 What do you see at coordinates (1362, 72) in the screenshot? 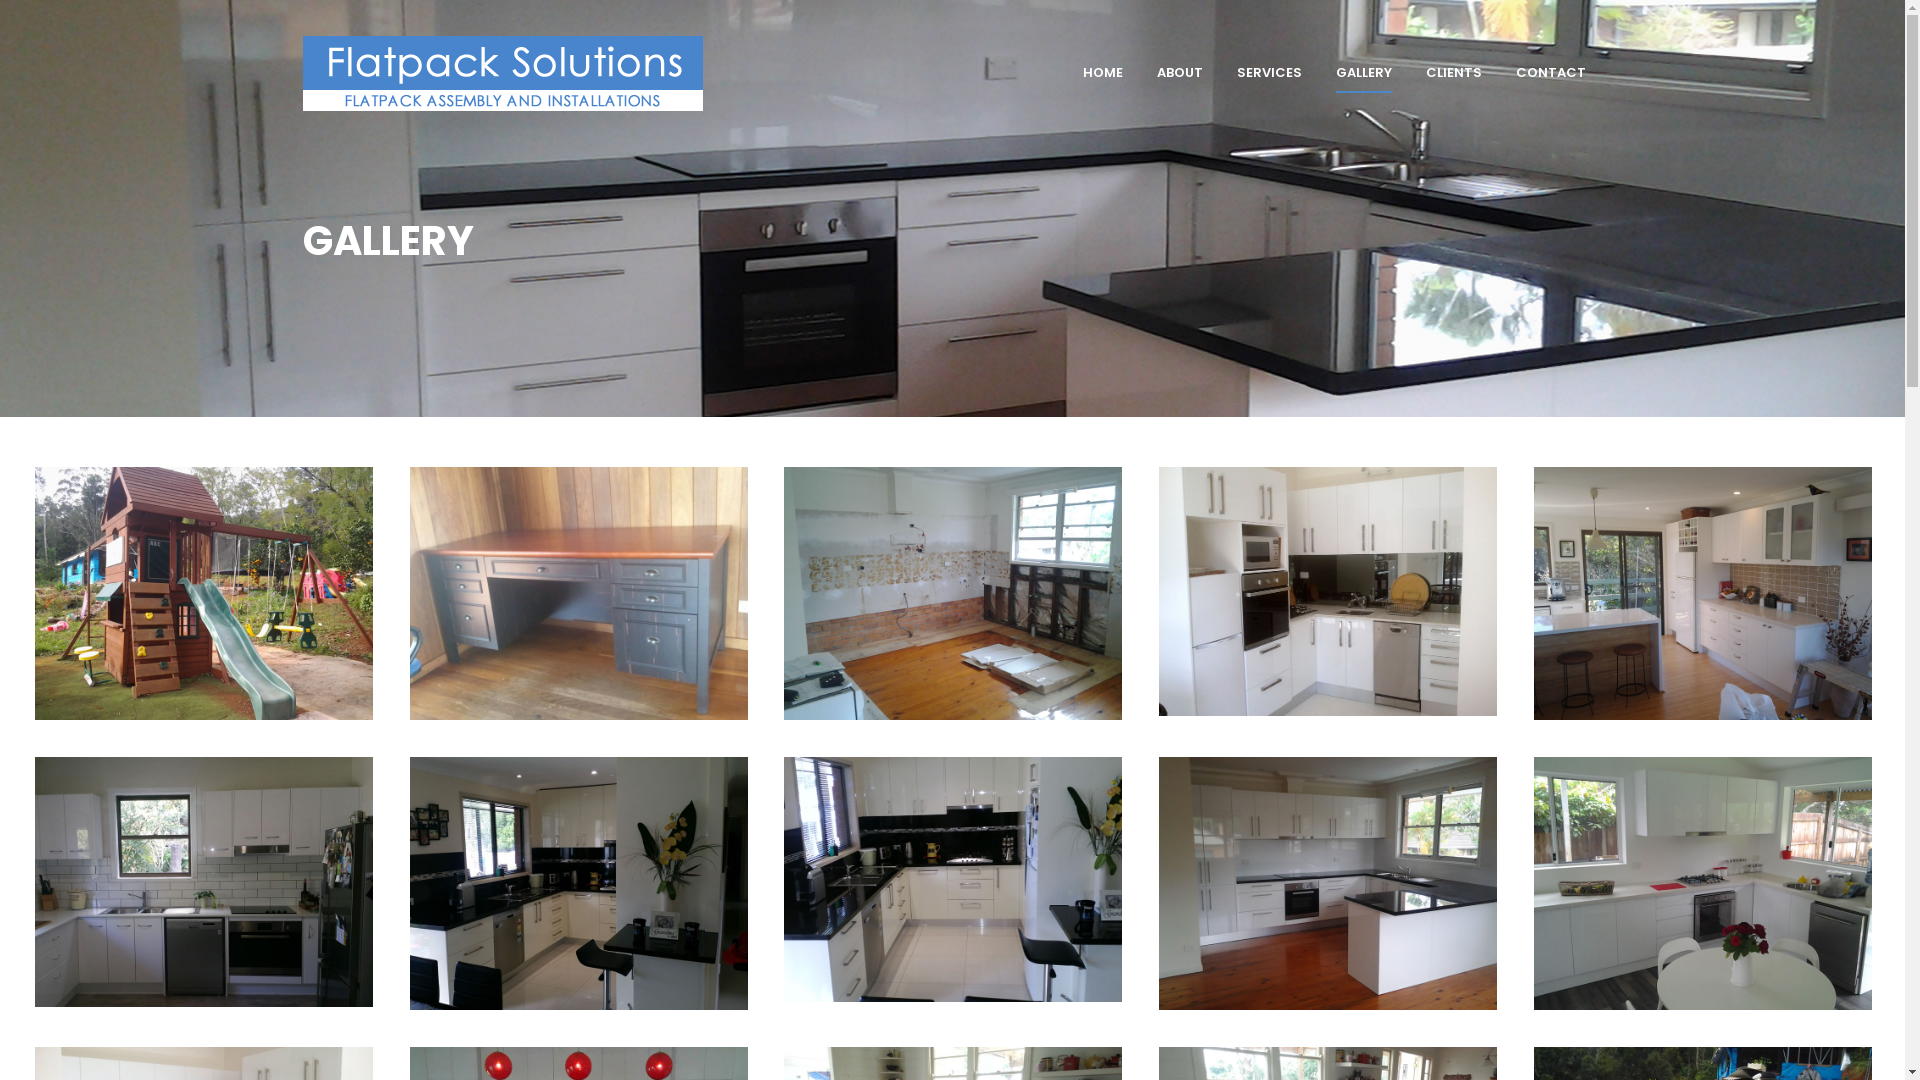
I see `'GALLERY'` at bounding box center [1362, 72].